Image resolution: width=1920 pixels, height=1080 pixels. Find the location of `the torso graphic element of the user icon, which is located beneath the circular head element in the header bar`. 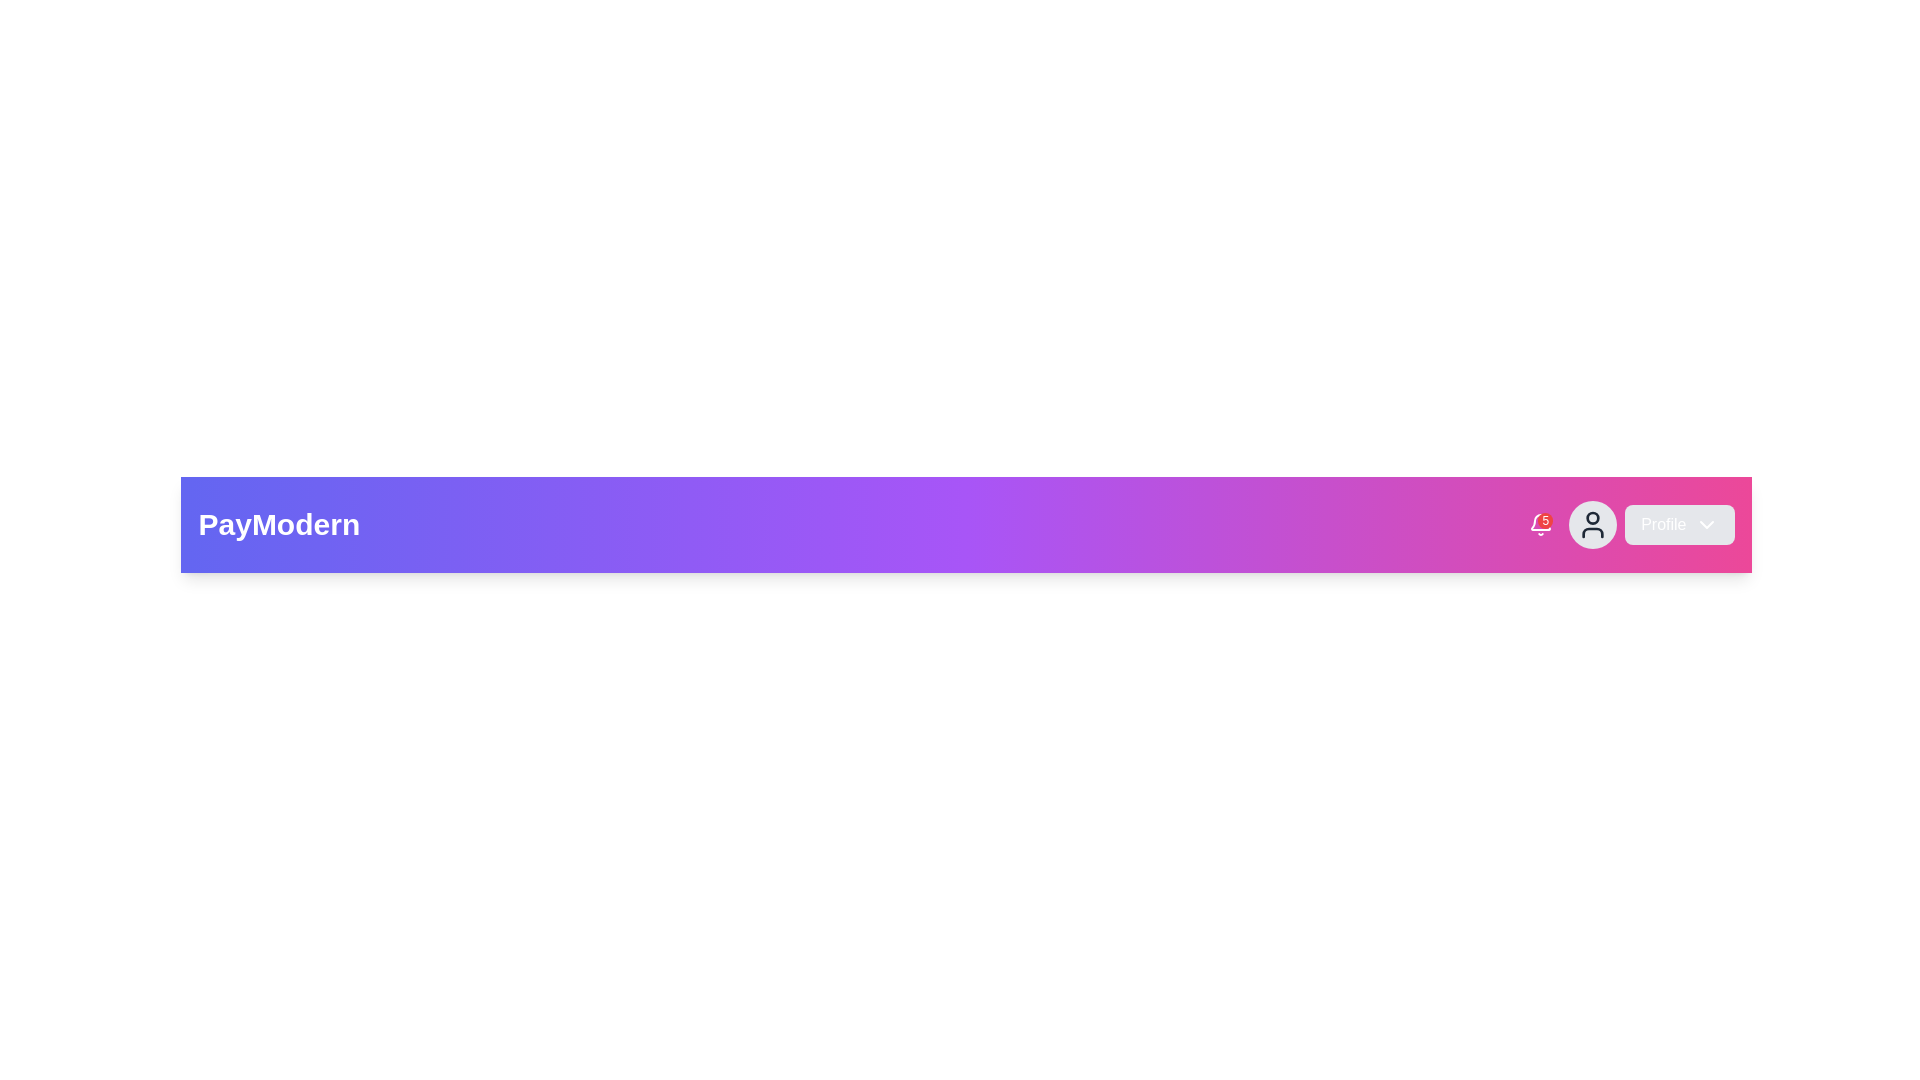

the torso graphic element of the user icon, which is located beneath the circular head element in the header bar is located at coordinates (1592, 531).